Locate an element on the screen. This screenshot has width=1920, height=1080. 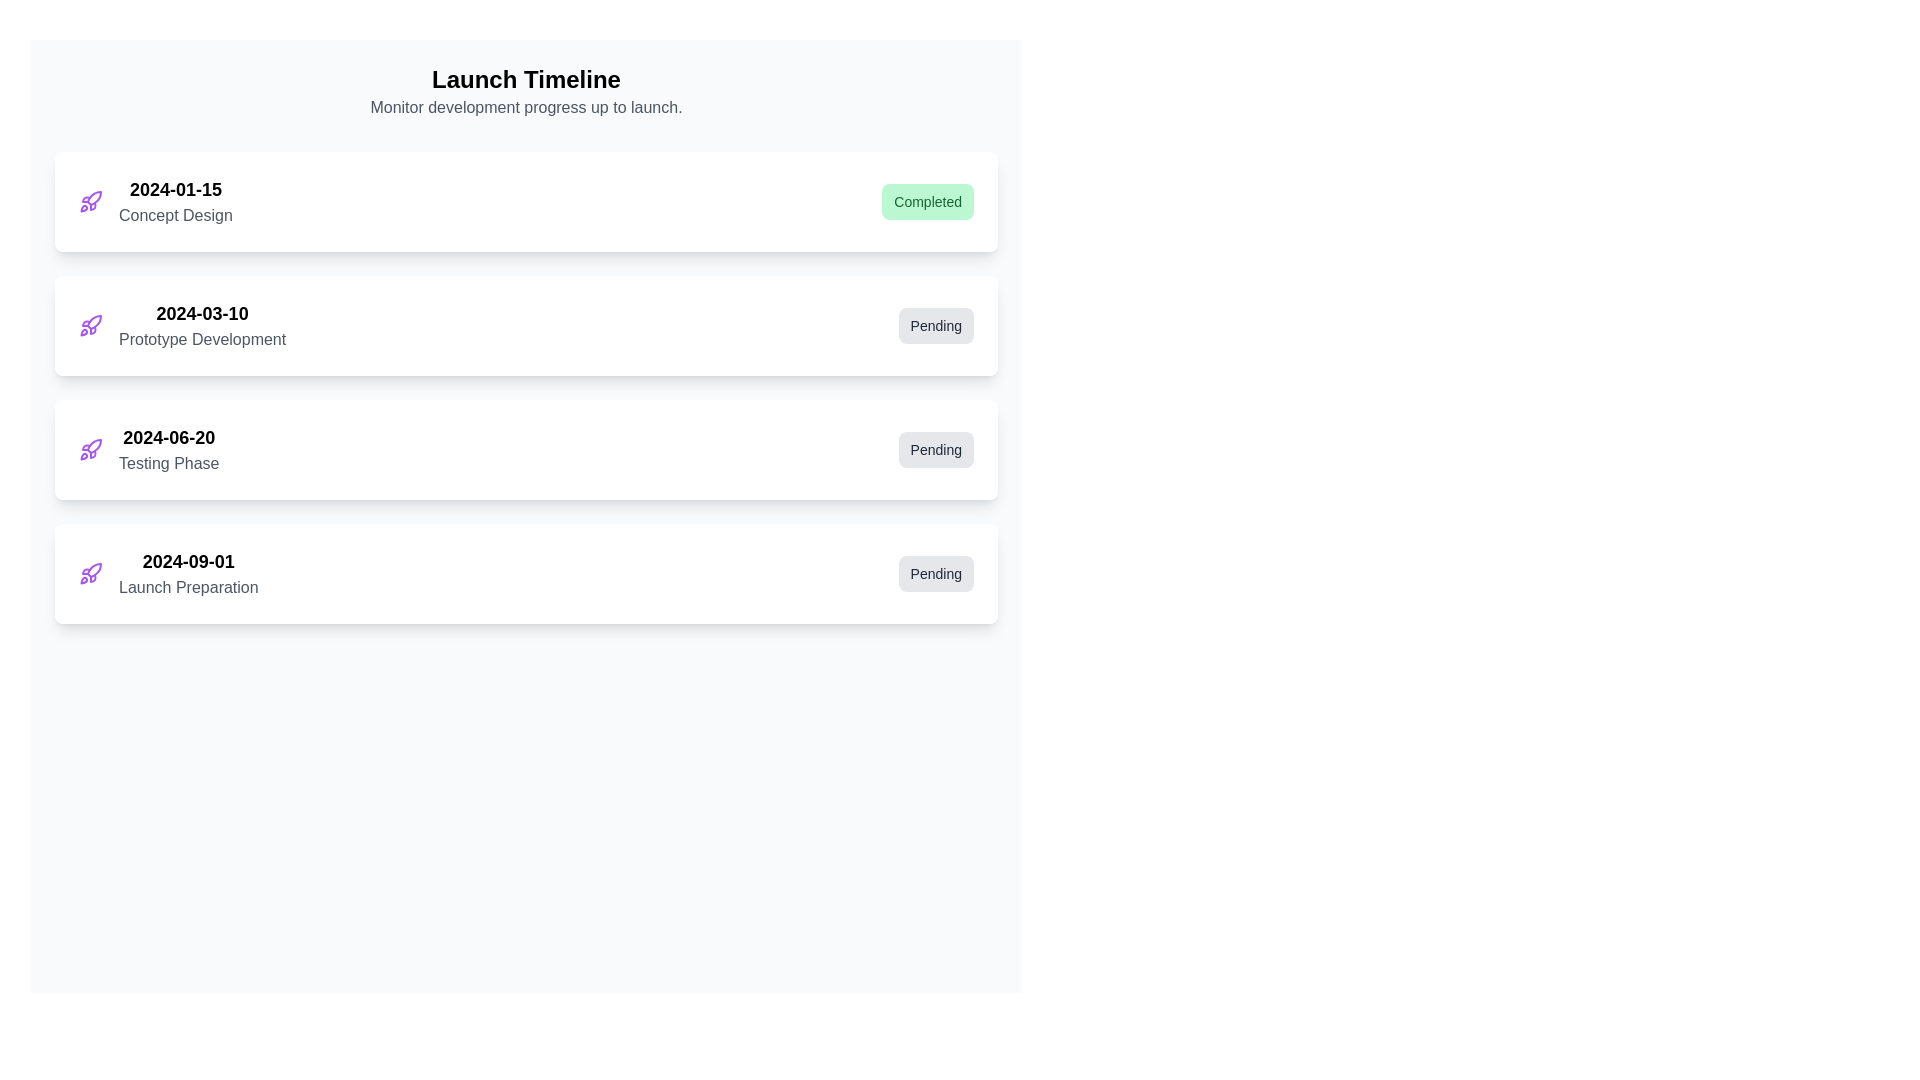
the static explanatory text located directly below the 'Launch Timeline' heading, which provides context about monitoring development progress for a launch is located at coordinates (526, 108).